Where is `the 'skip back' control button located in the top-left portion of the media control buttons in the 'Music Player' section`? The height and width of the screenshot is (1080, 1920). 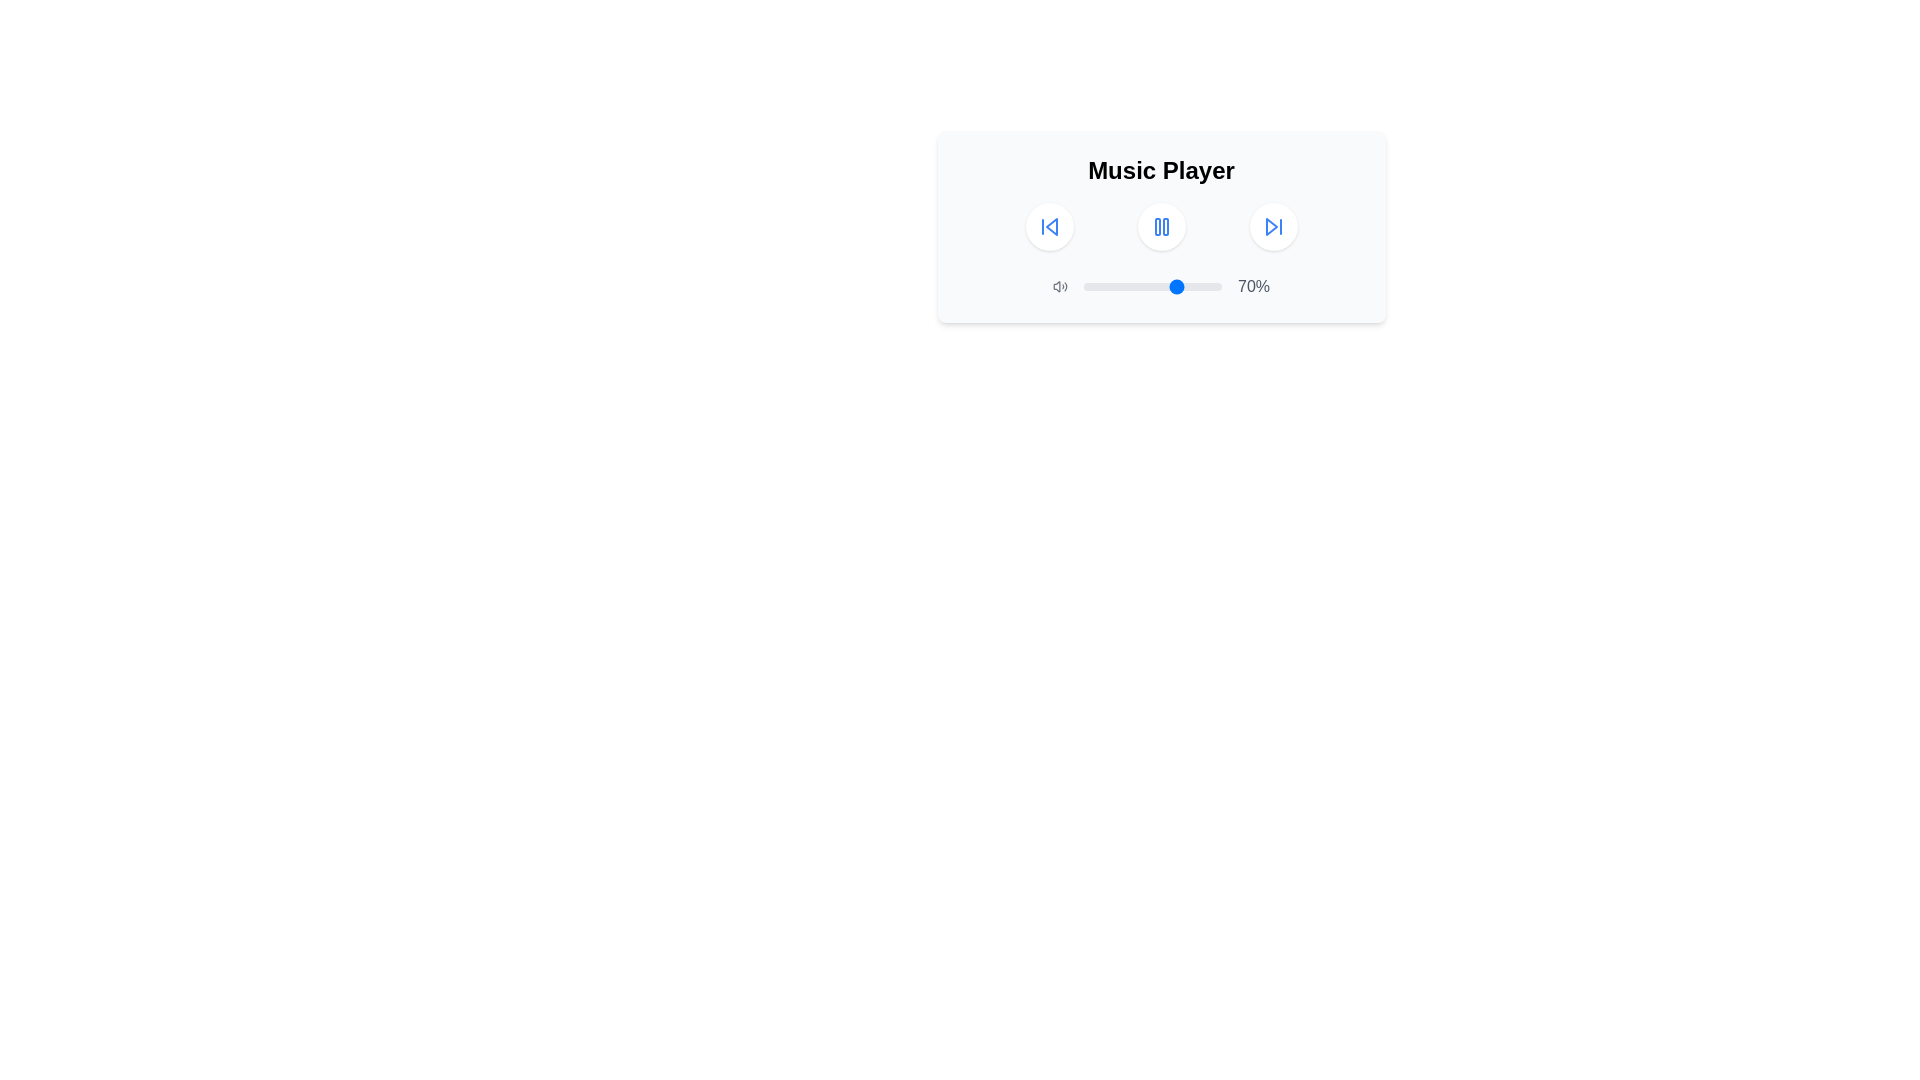 the 'skip back' control button located in the top-left portion of the media control buttons in the 'Music Player' section is located at coordinates (1050, 226).